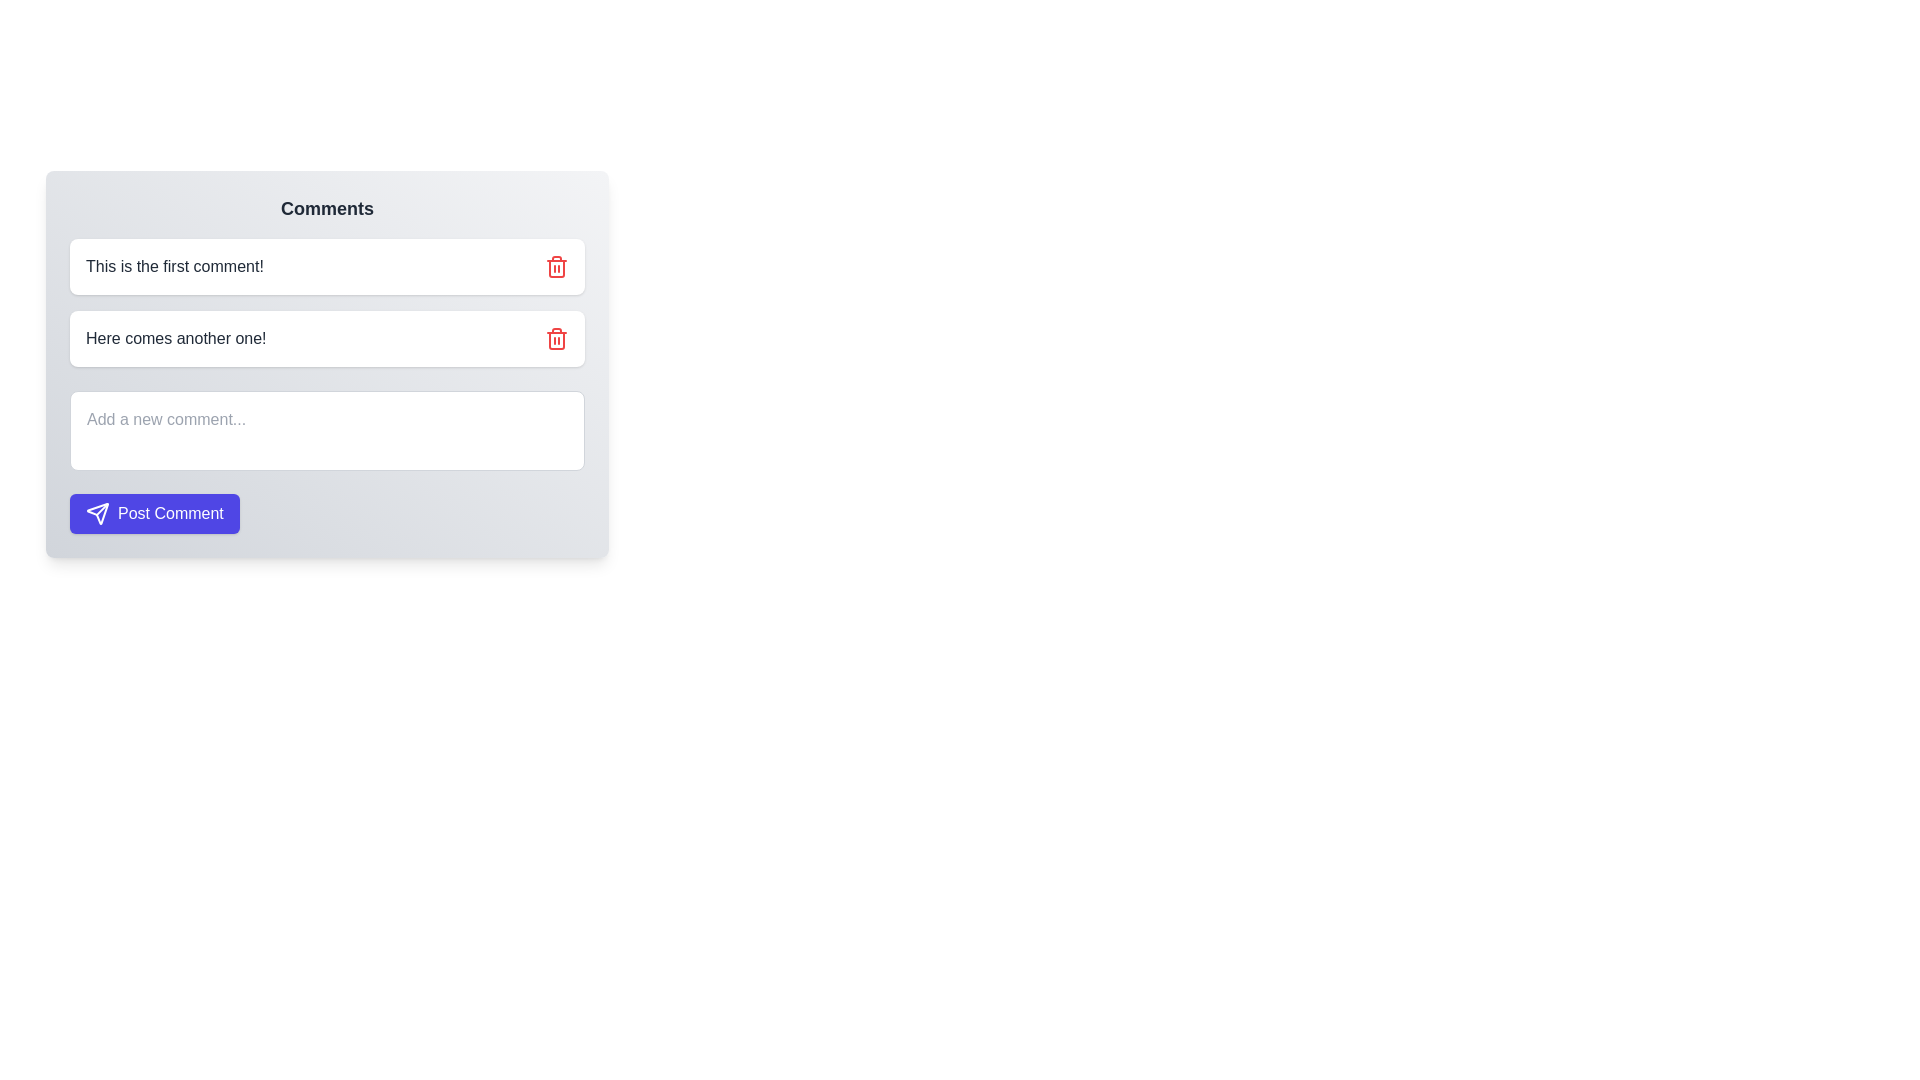 The width and height of the screenshot is (1920, 1080). Describe the element at coordinates (327, 265) in the screenshot. I see `comment text 'This is the first comment!' from the comment display box with a white background and a red trash icon on the right` at that location.